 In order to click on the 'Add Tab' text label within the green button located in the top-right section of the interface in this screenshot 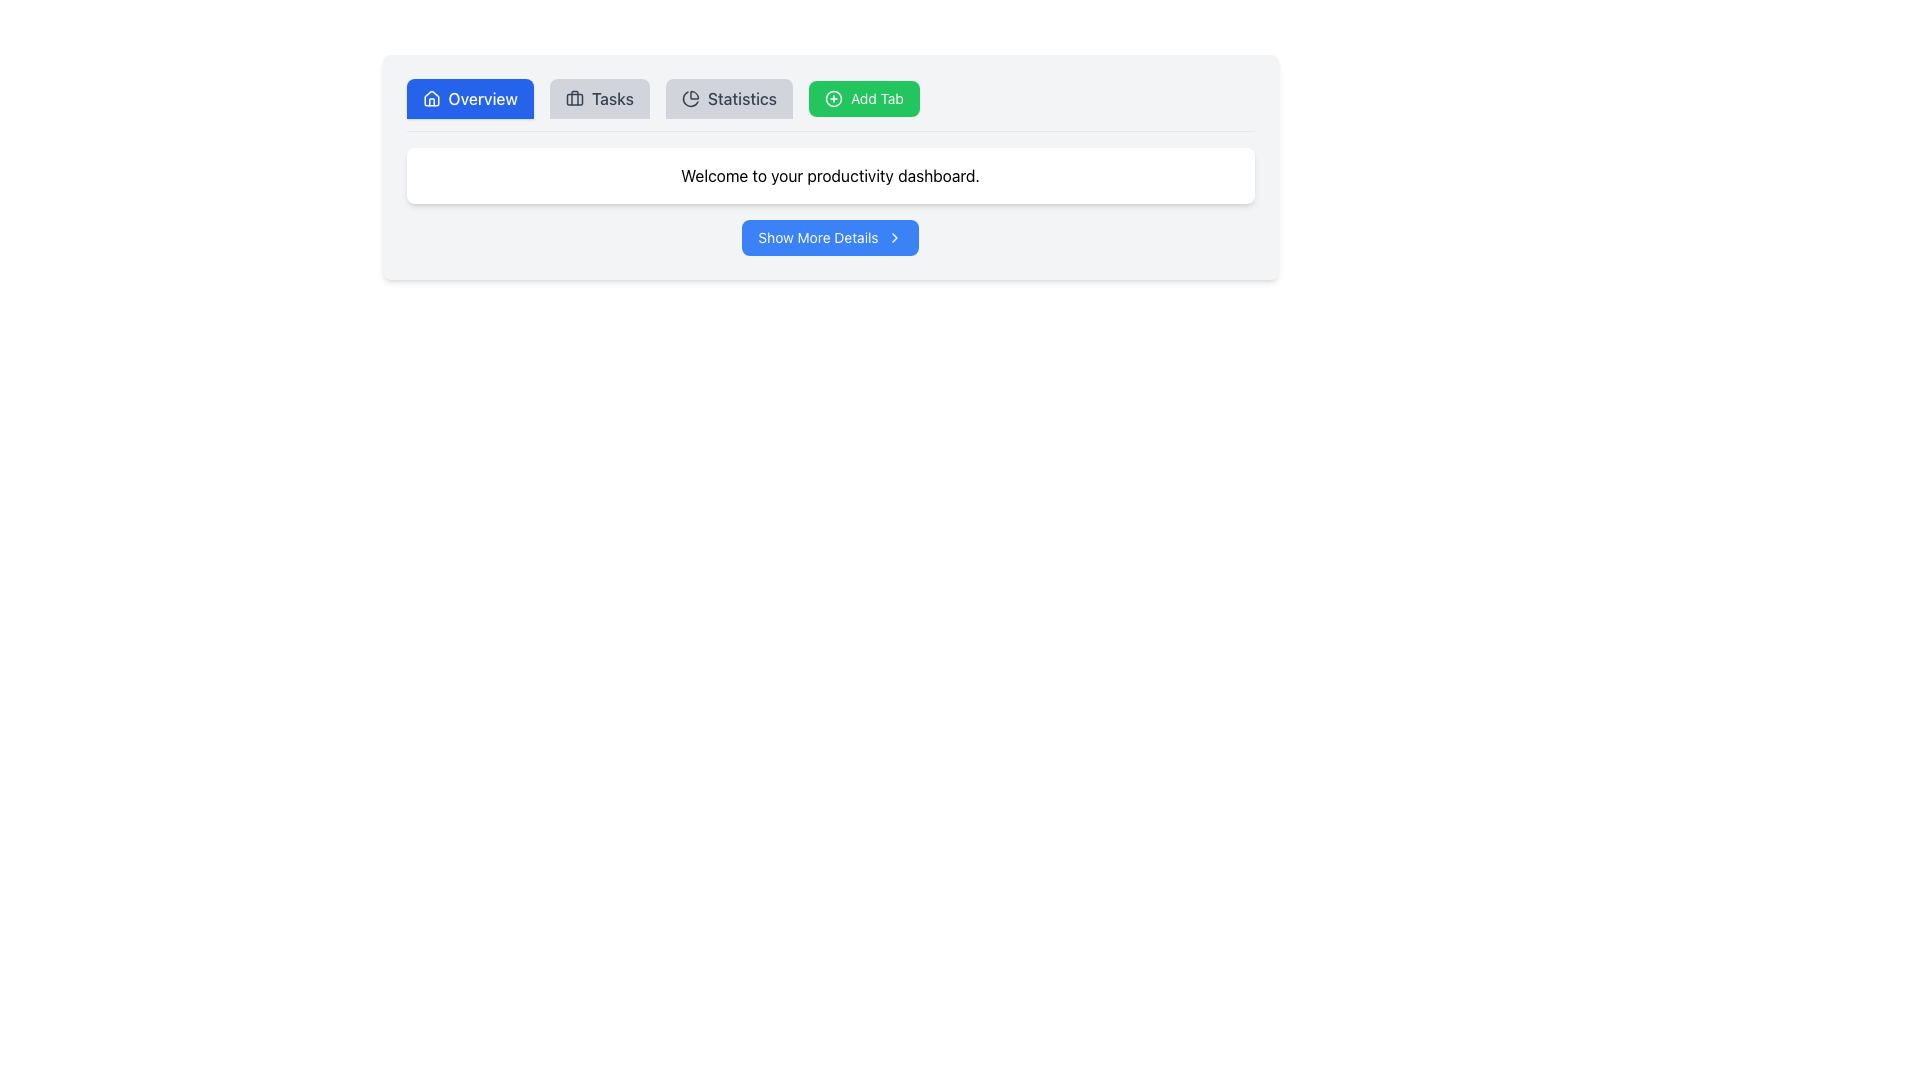, I will do `click(877, 99)`.